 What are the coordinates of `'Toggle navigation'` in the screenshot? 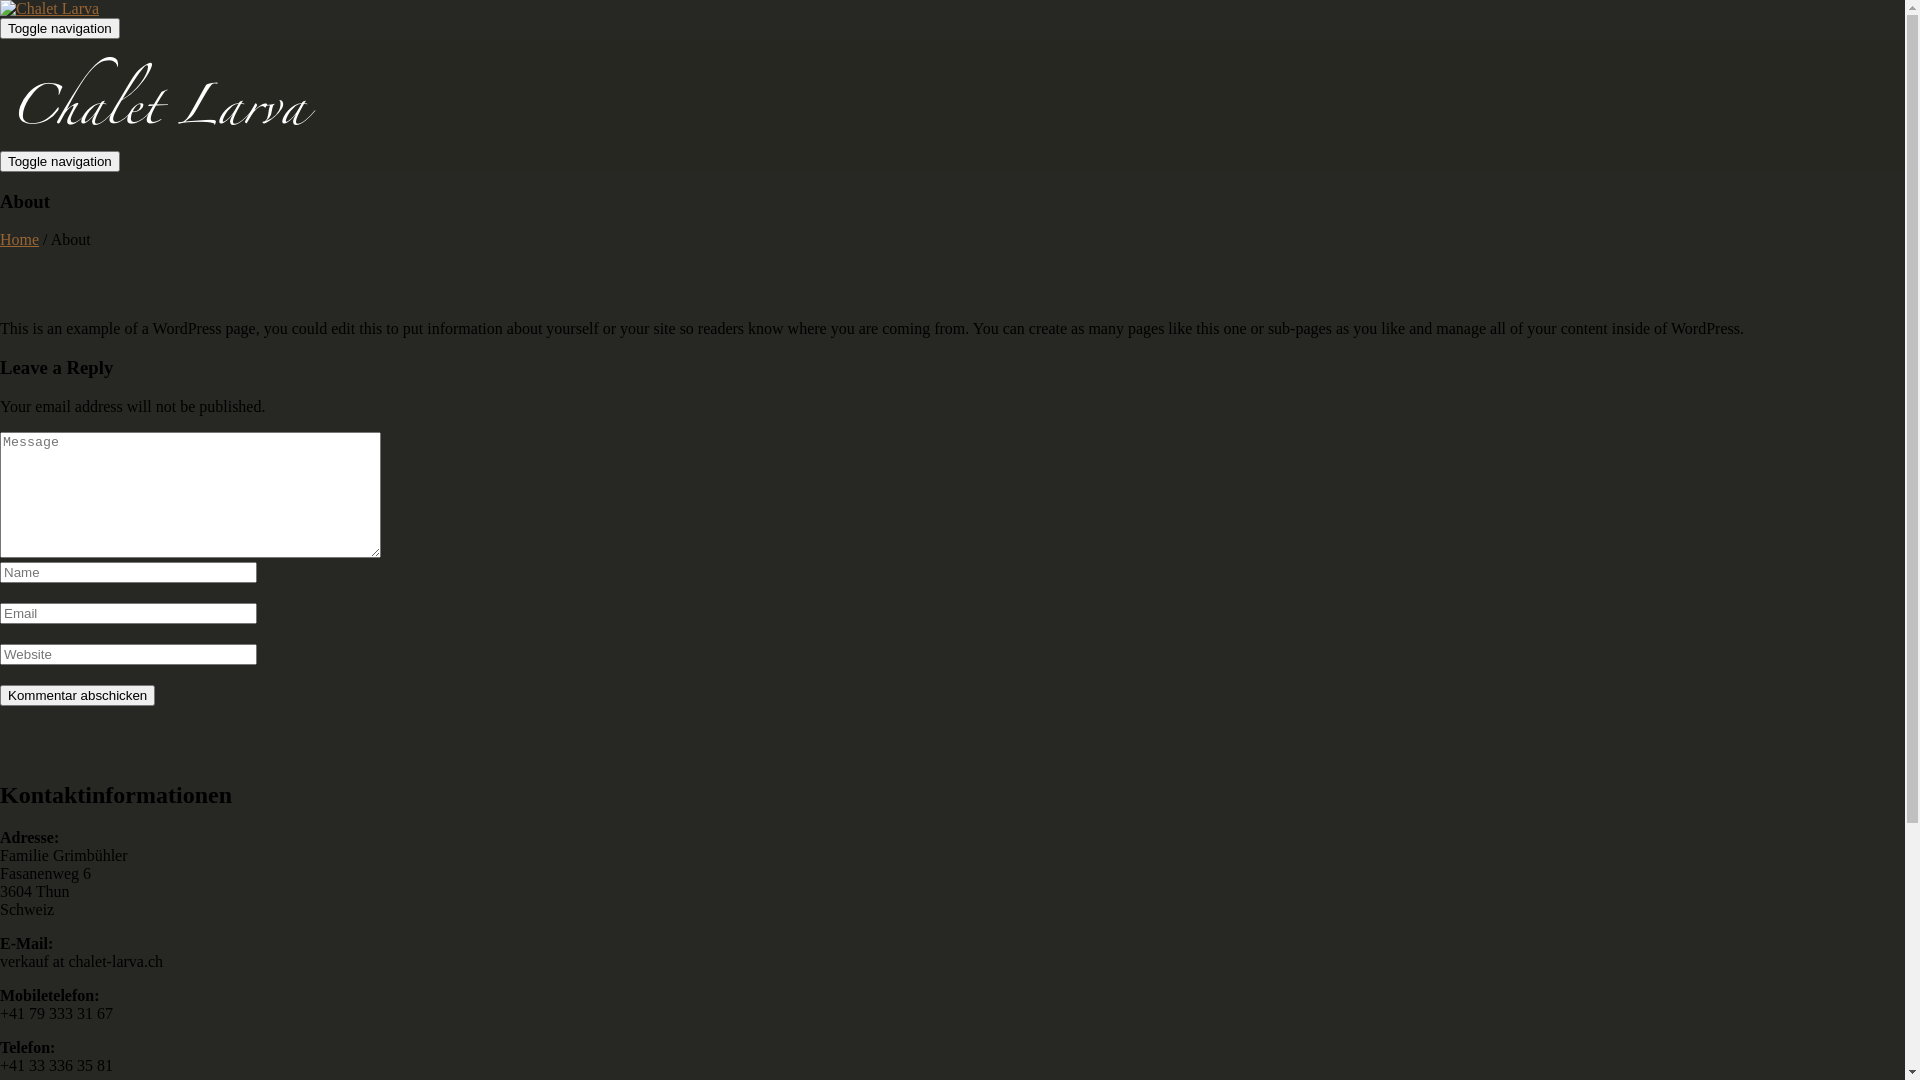 It's located at (59, 28).